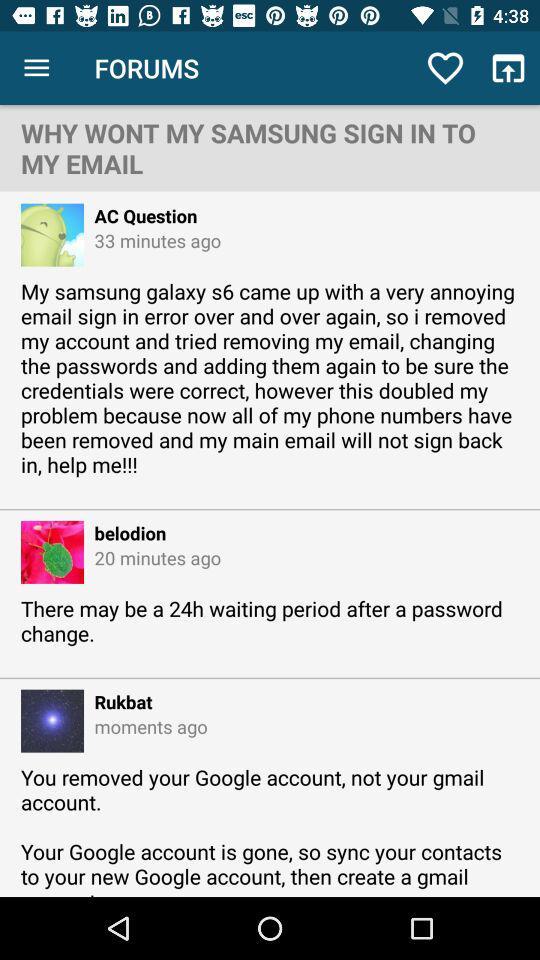 Image resolution: width=540 pixels, height=960 pixels. I want to click on the item above the moments ago, so click(118, 701).